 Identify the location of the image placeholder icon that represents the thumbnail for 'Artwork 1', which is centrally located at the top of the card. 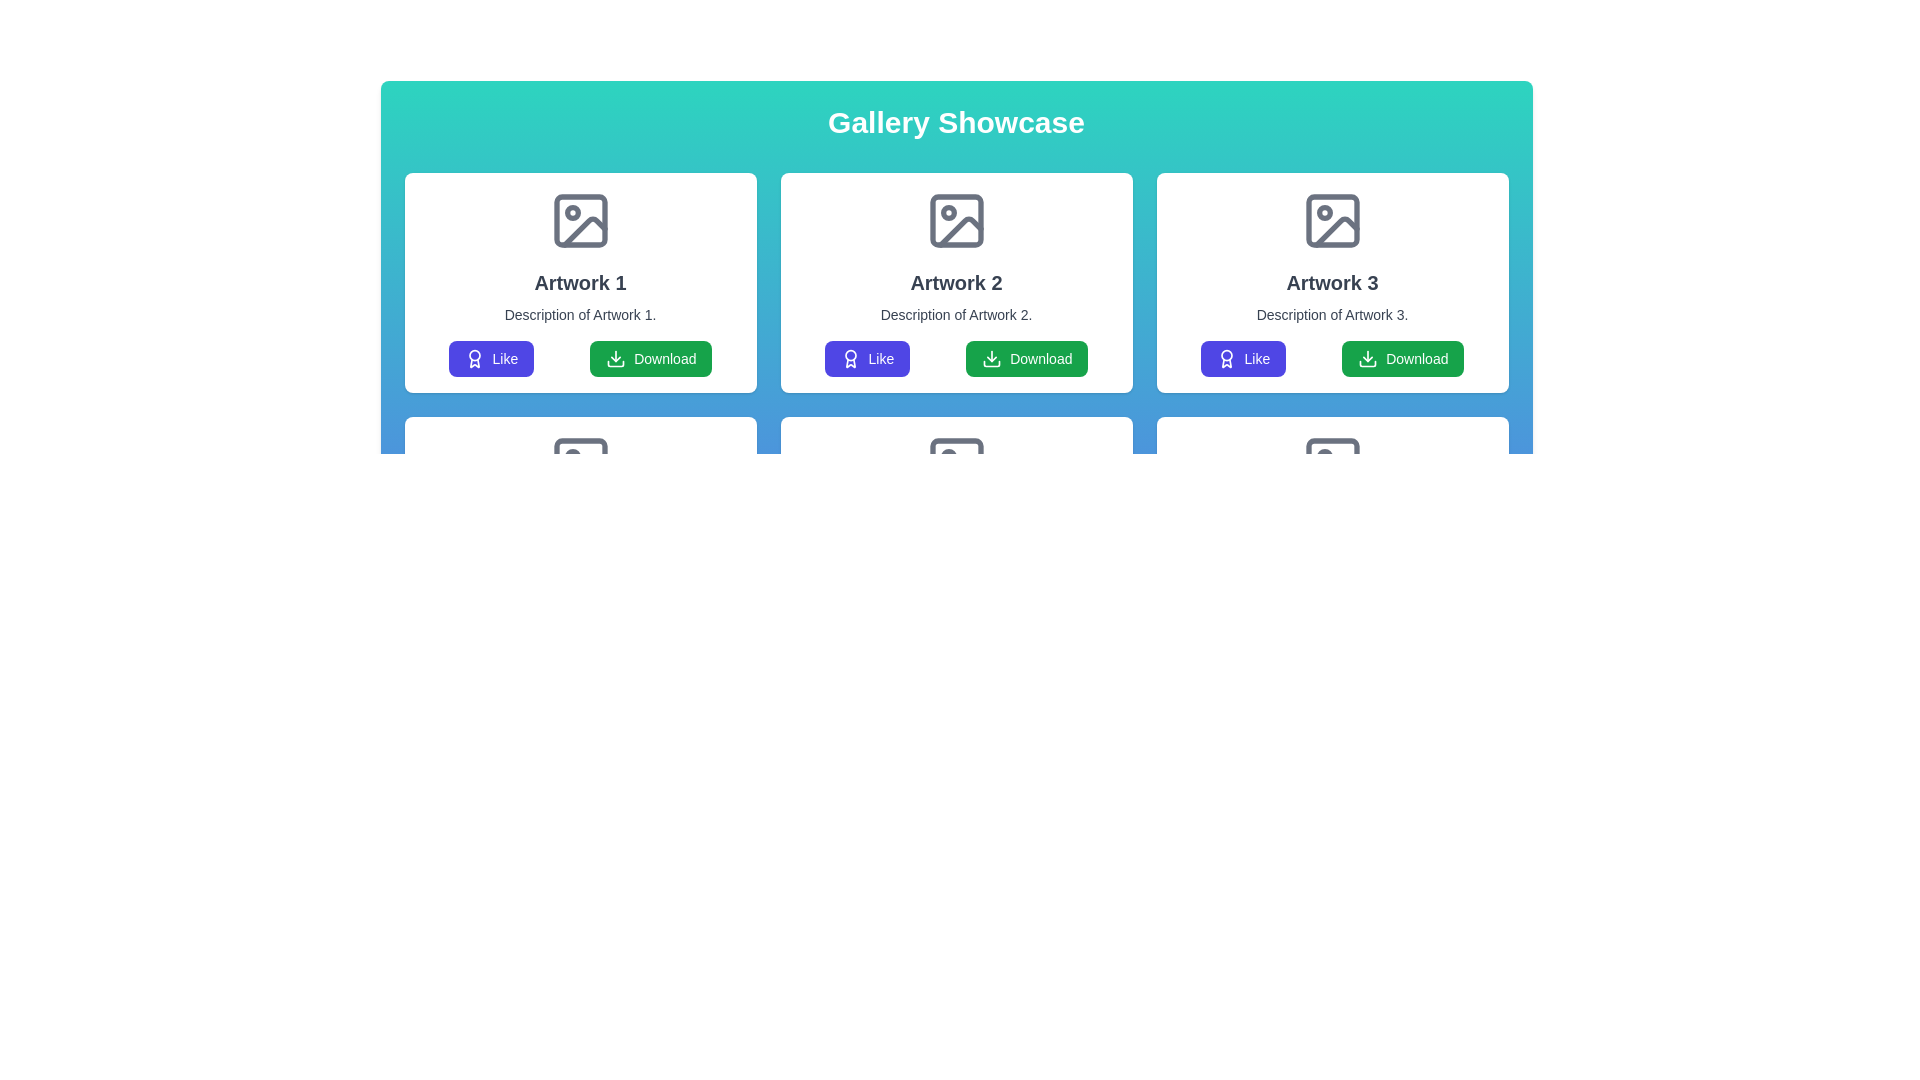
(579, 220).